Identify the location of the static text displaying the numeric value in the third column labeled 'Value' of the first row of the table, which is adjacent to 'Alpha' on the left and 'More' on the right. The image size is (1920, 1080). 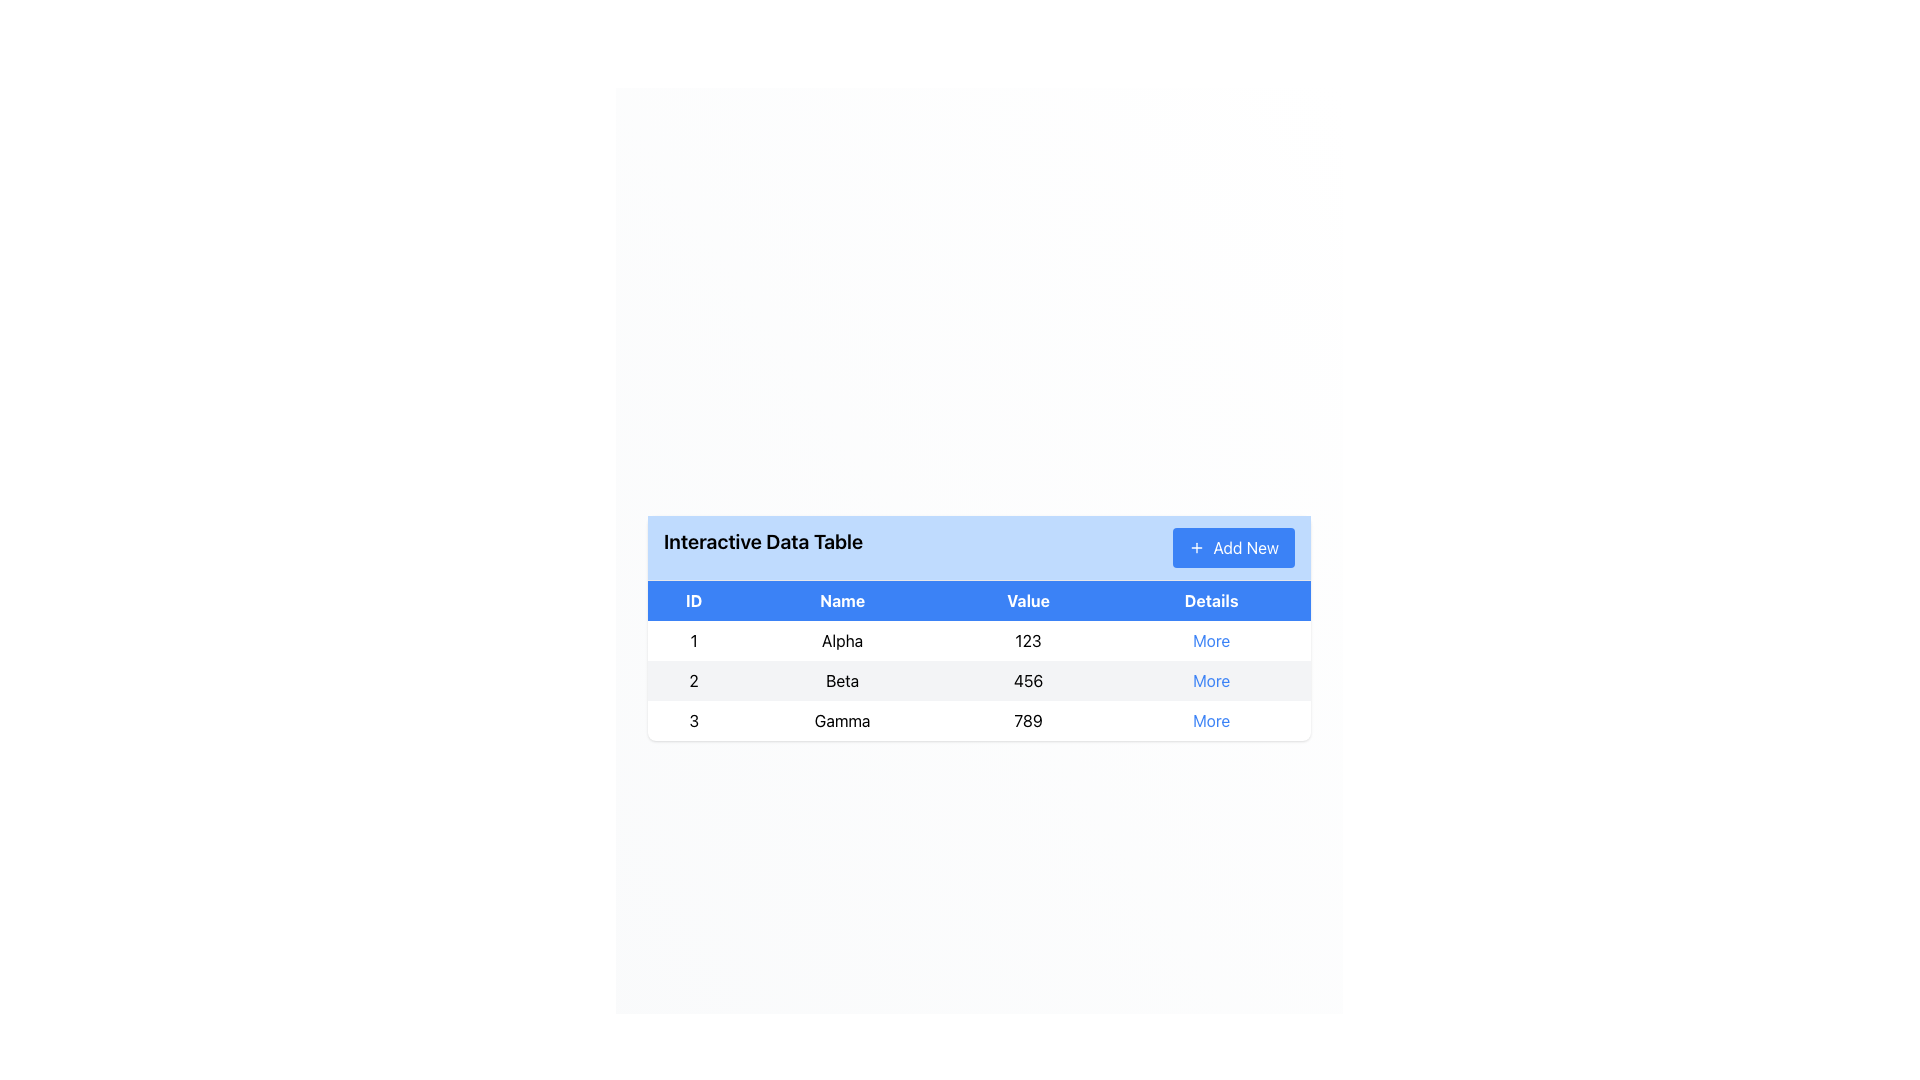
(1028, 640).